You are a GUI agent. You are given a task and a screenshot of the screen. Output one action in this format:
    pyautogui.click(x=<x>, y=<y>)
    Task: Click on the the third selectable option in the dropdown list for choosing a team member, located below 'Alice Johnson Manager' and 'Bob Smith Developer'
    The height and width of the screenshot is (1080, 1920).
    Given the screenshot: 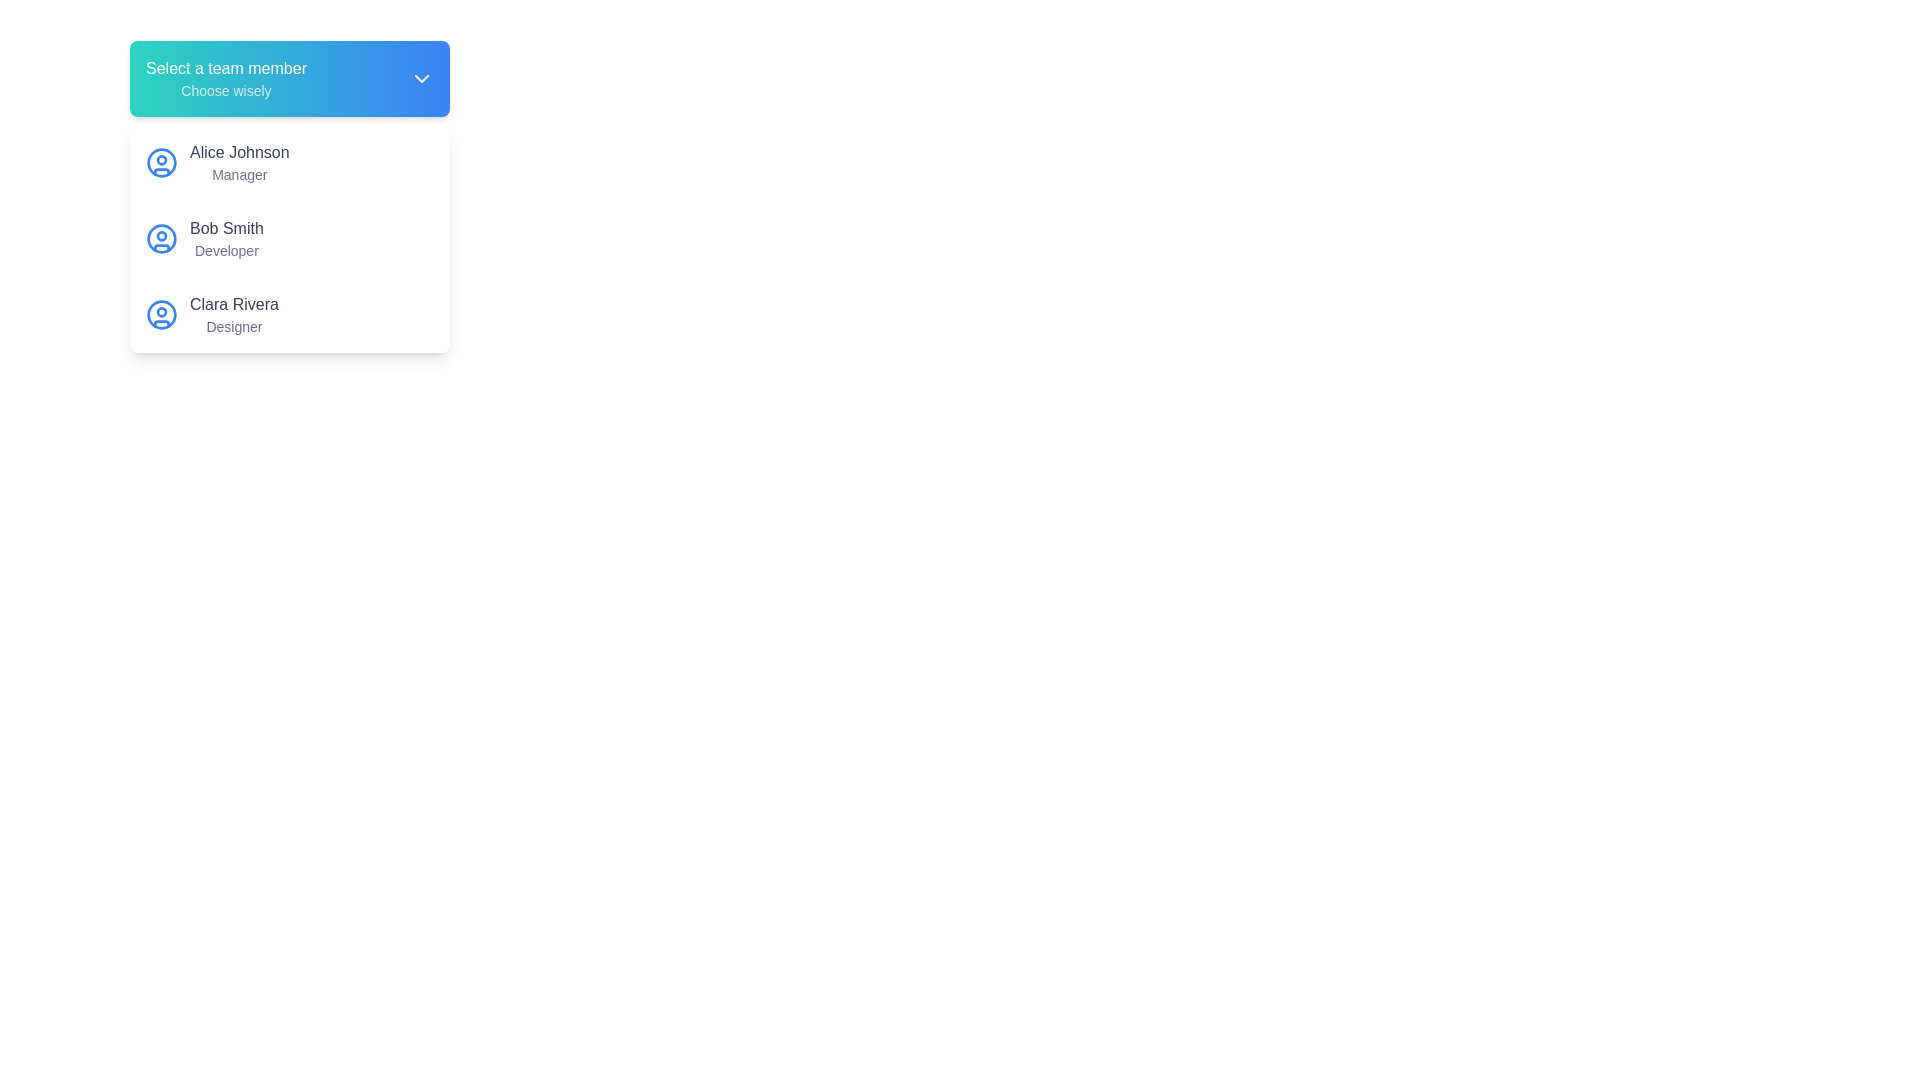 What is the action you would take?
    pyautogui.click(x=288, y=315)
    